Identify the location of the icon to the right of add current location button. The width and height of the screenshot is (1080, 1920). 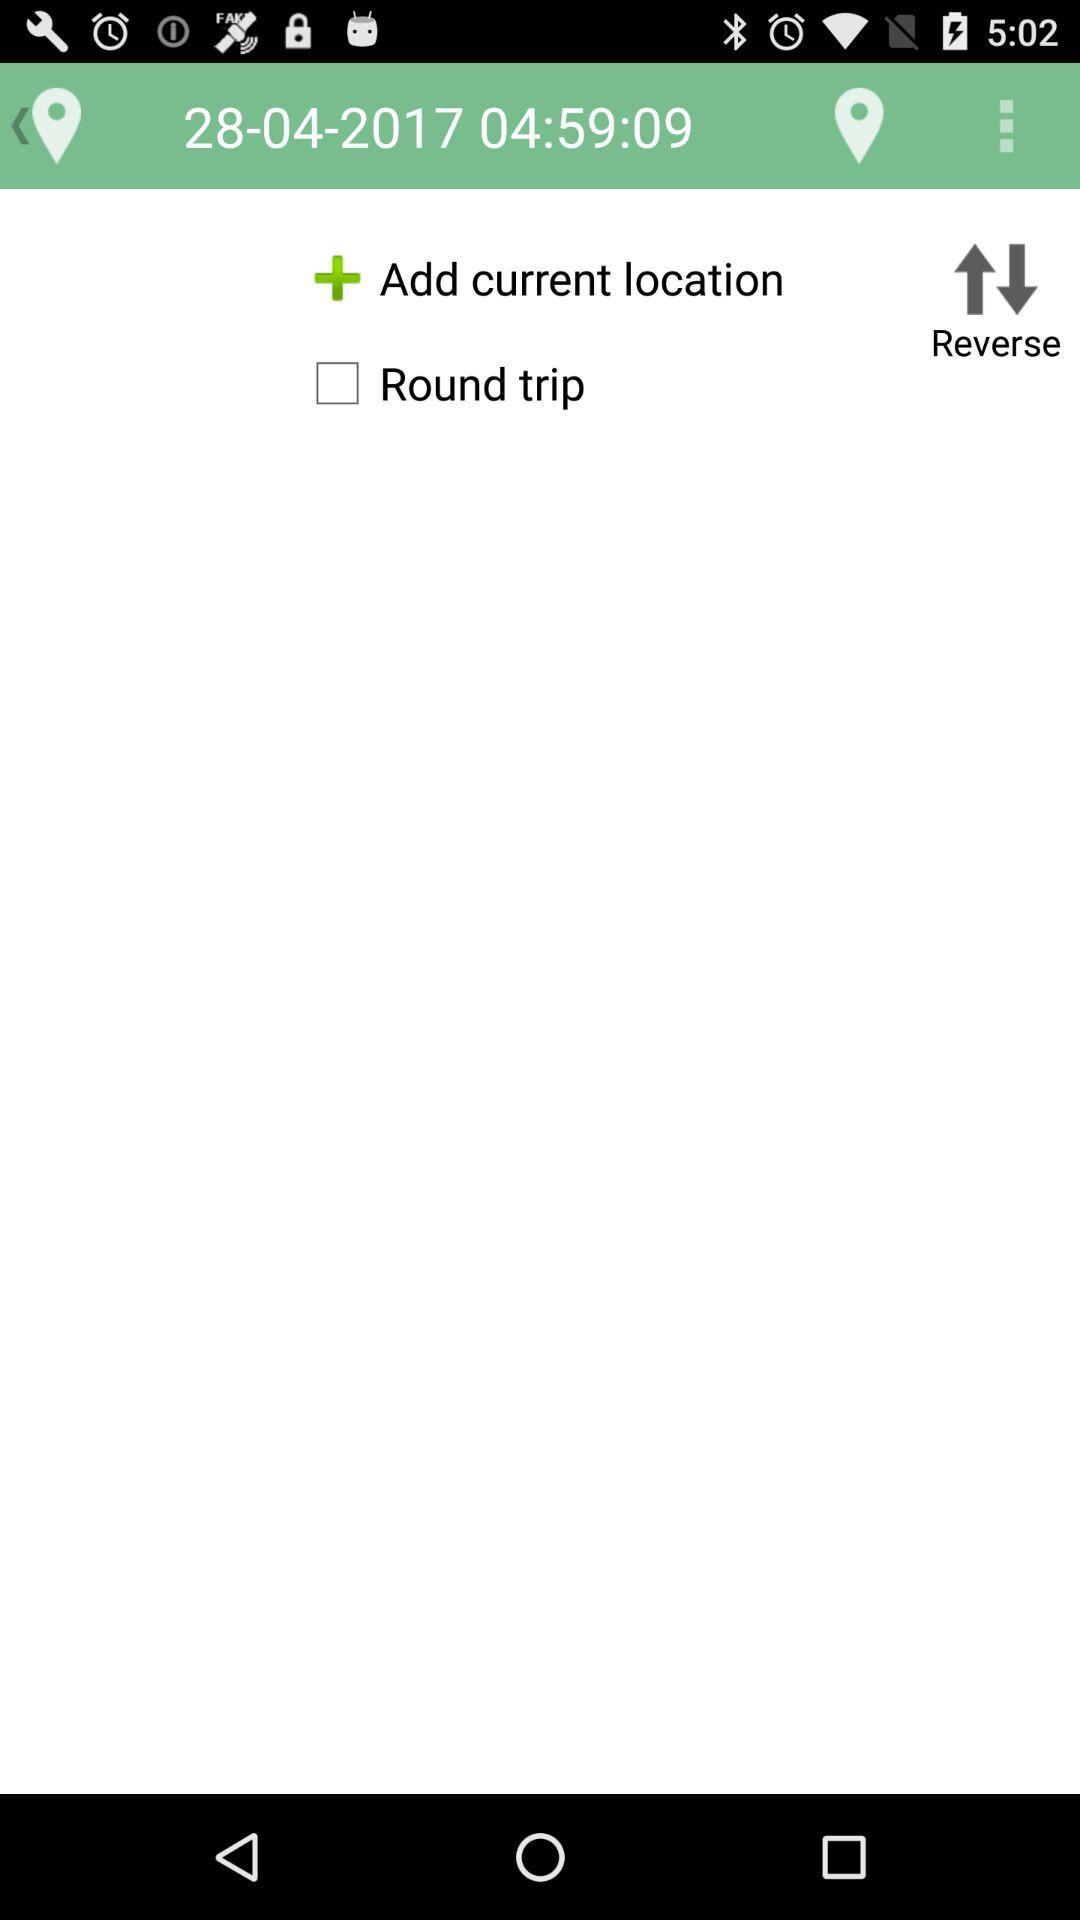
(995, 305).